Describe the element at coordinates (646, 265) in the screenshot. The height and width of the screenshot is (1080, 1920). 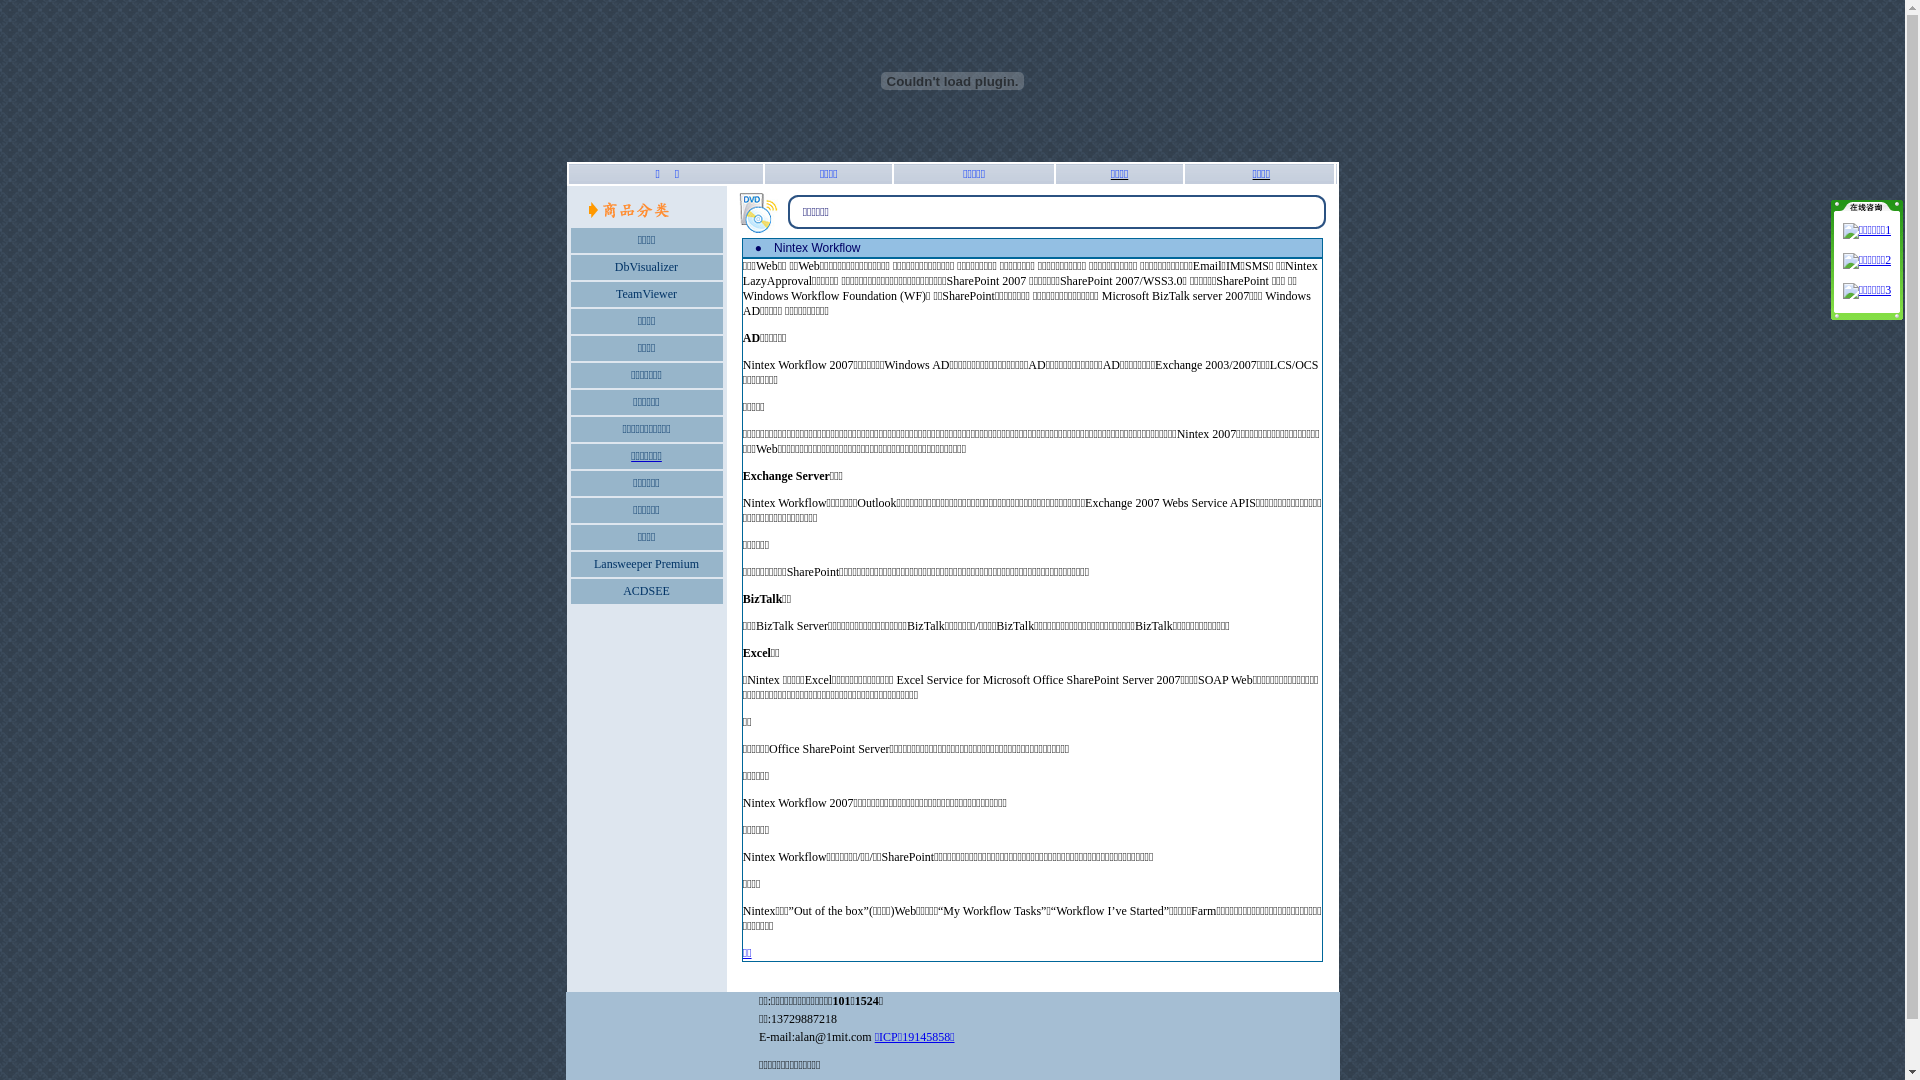
I see `'DbVisualizer'` at that location.